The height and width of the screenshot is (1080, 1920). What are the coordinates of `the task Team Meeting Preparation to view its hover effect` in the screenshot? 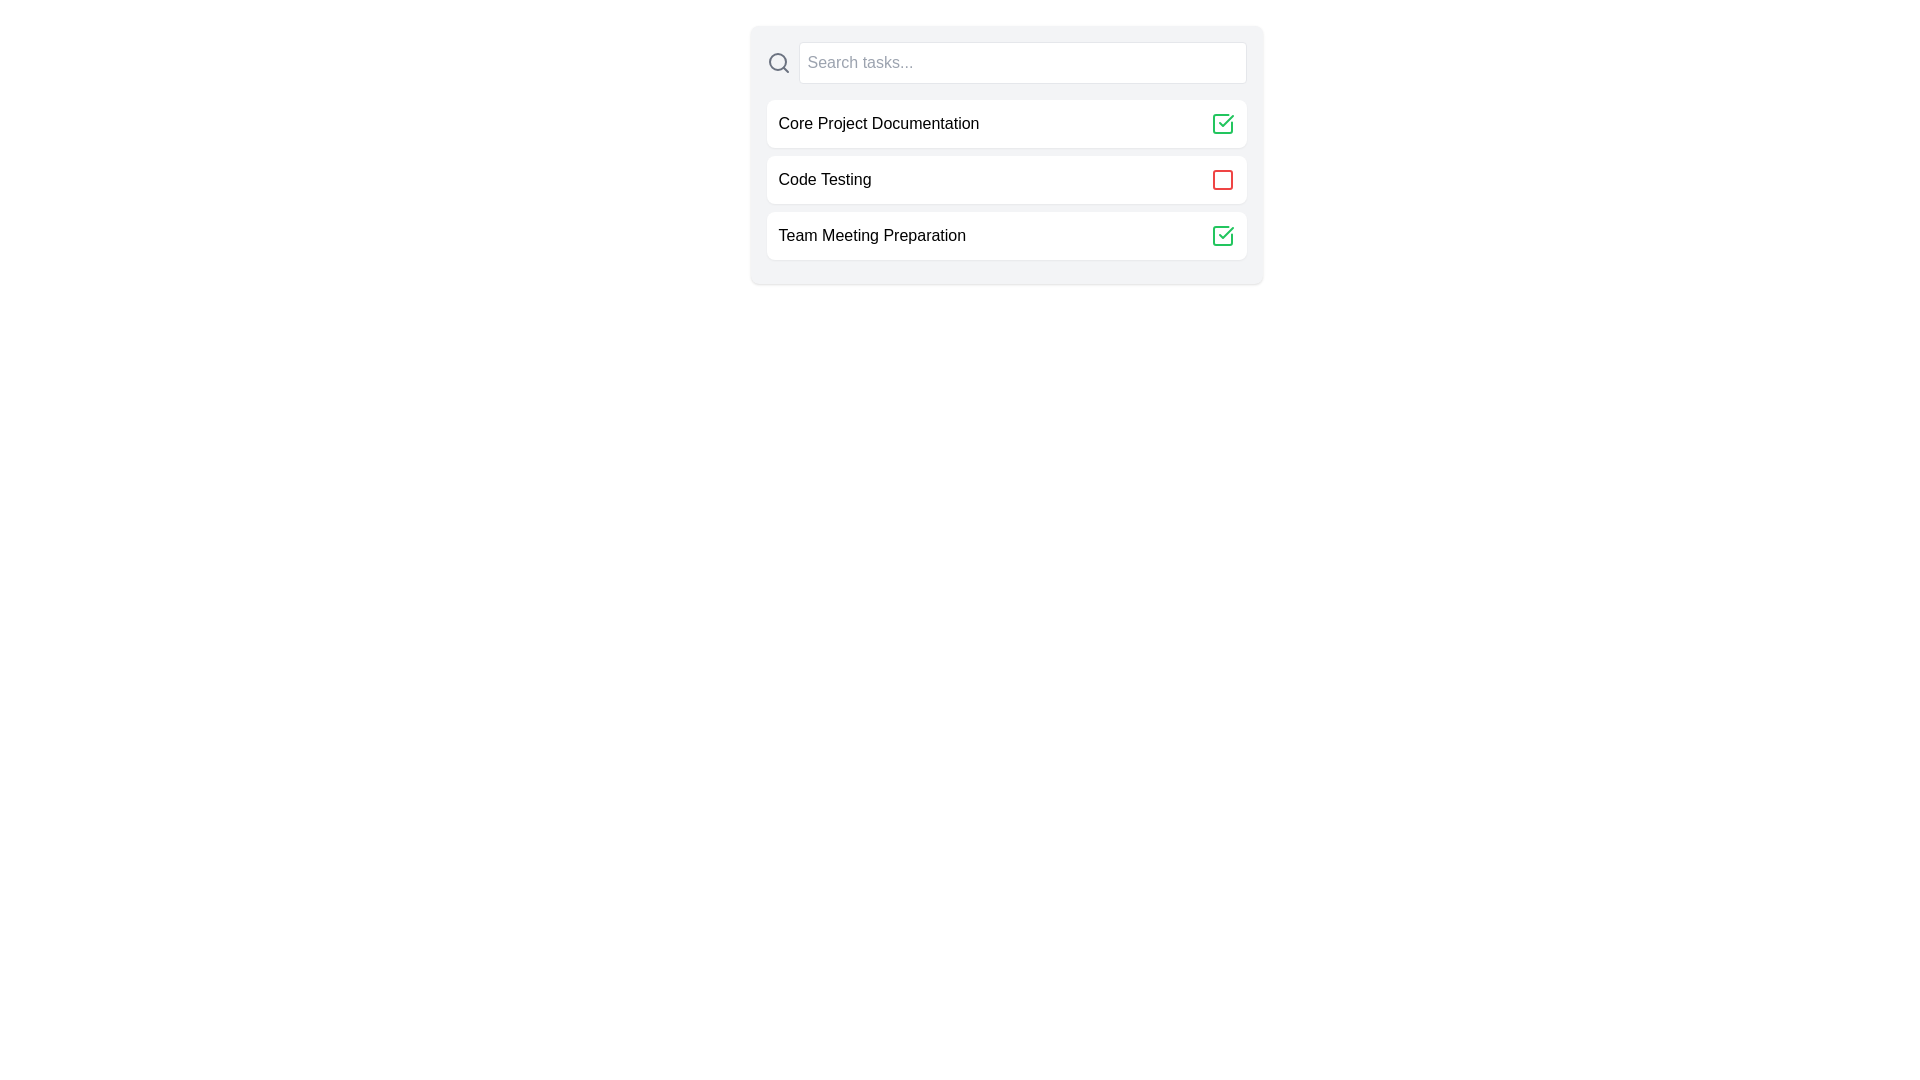 It's located at (1006, 234).